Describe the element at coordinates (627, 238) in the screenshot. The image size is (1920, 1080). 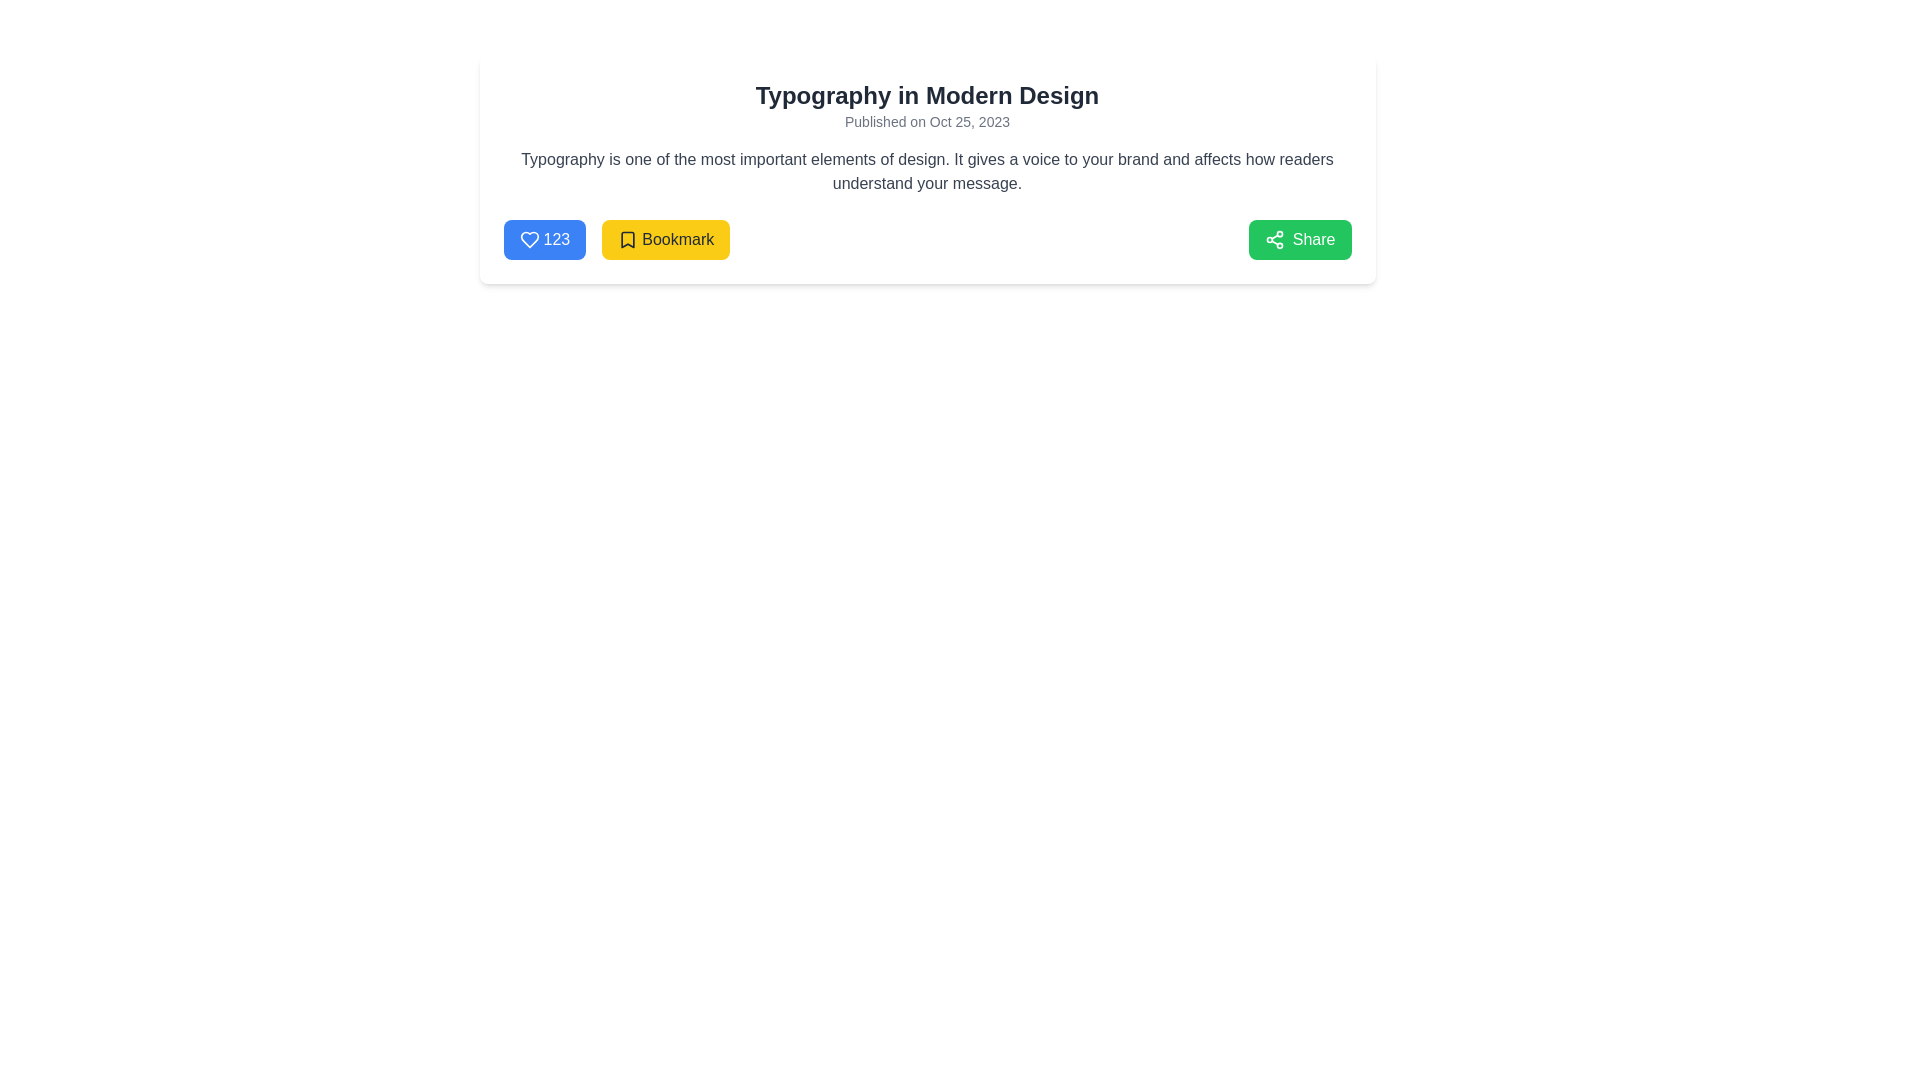
I see `the bookmark SVG icon located within the yellow rectangular button labeled 'Bookmark' in the horizontal toolbar below the title 'Typography in Modern Design'` at that location.